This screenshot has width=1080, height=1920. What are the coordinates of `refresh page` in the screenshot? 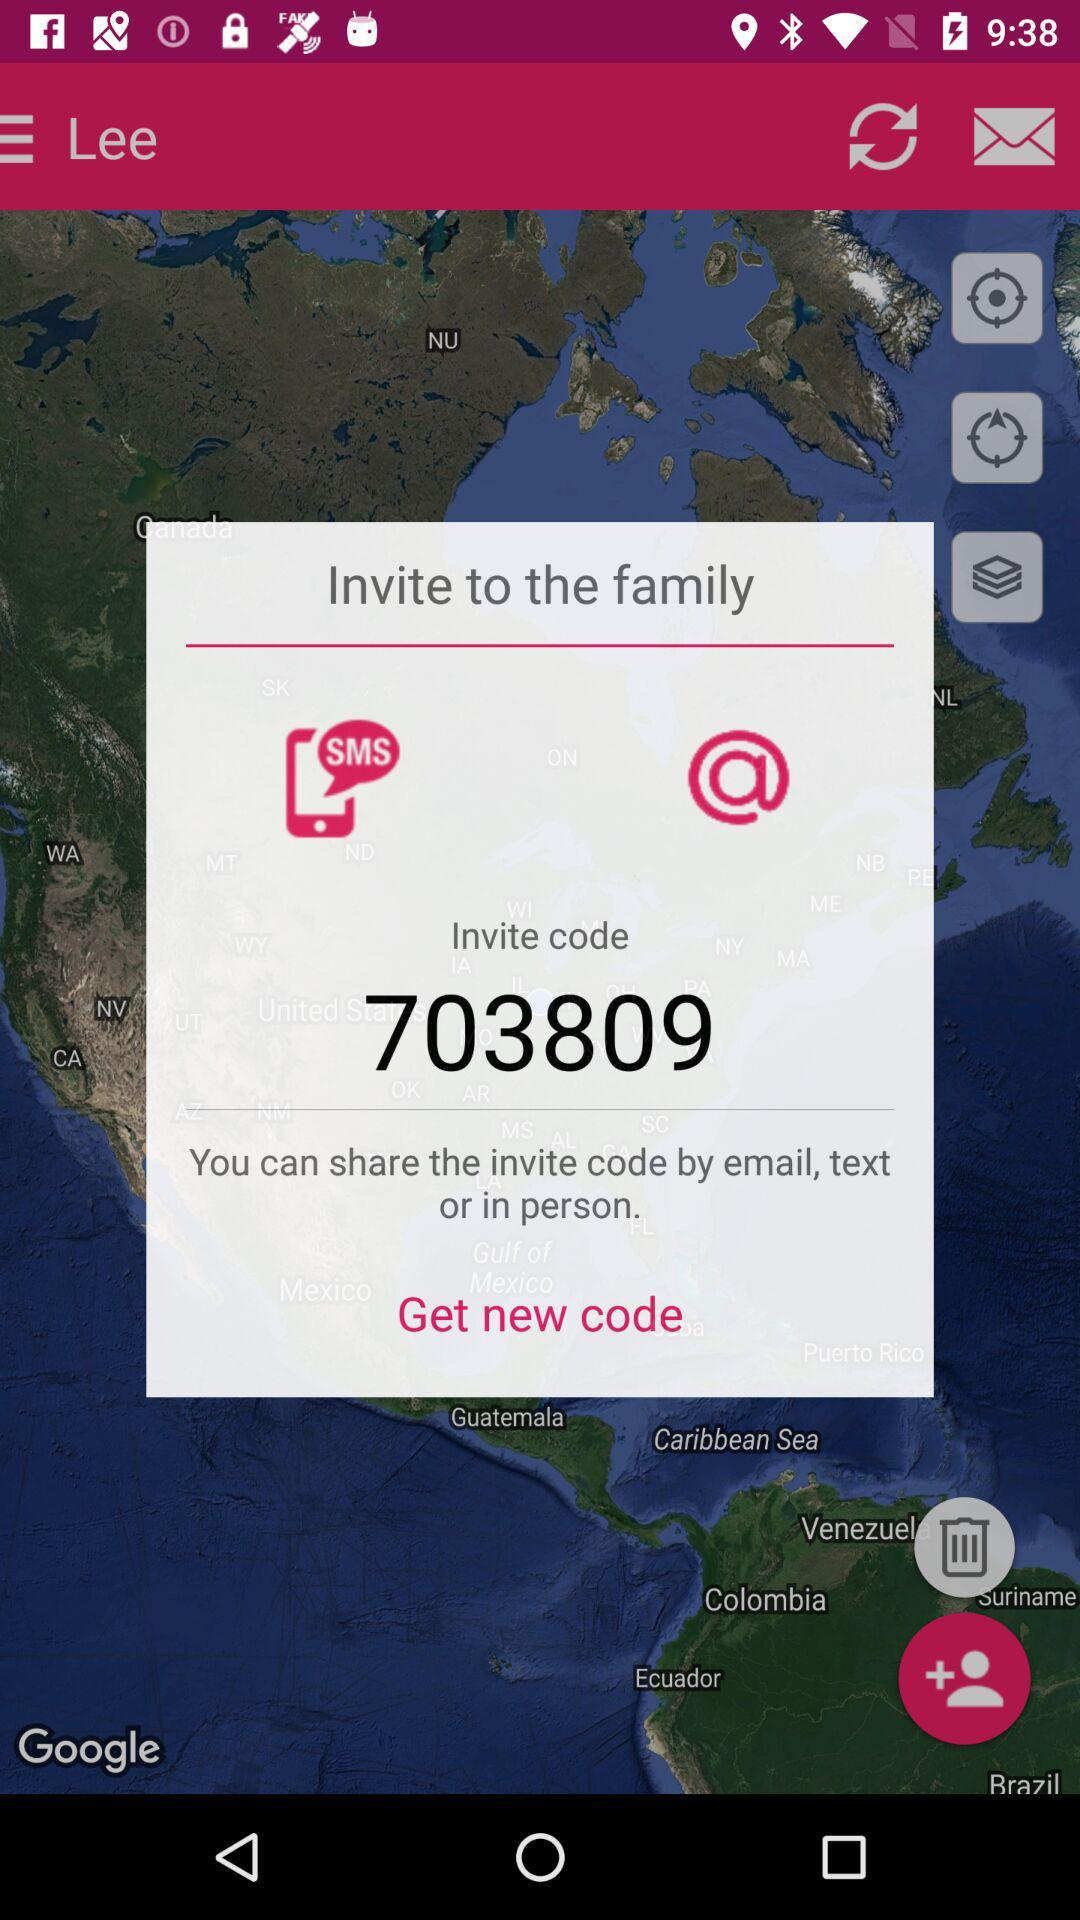 It's located at (882, 135).